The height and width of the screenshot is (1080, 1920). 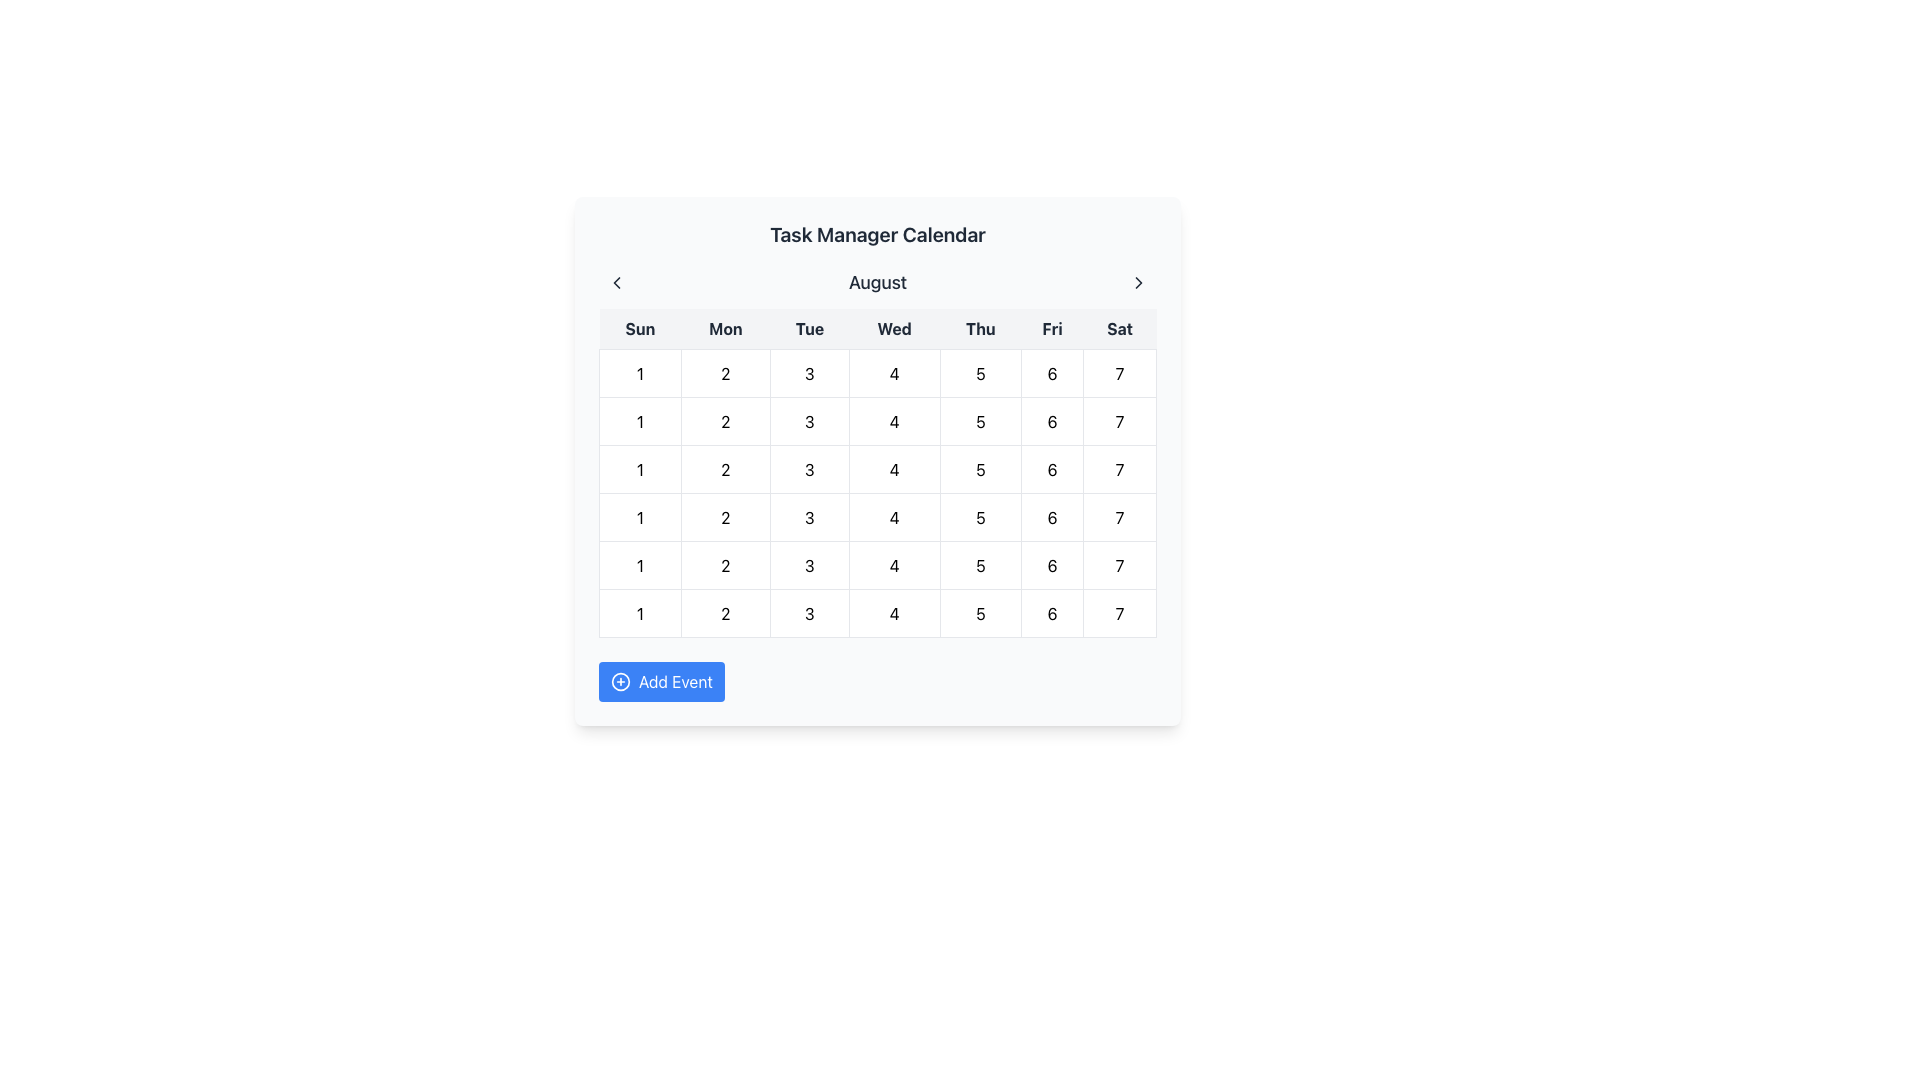 What do you see at coordinates (809, 469) in the screenshot?
I see `the calendar day cell representing the 3rd day of the month` at bounding box center [809, 469].